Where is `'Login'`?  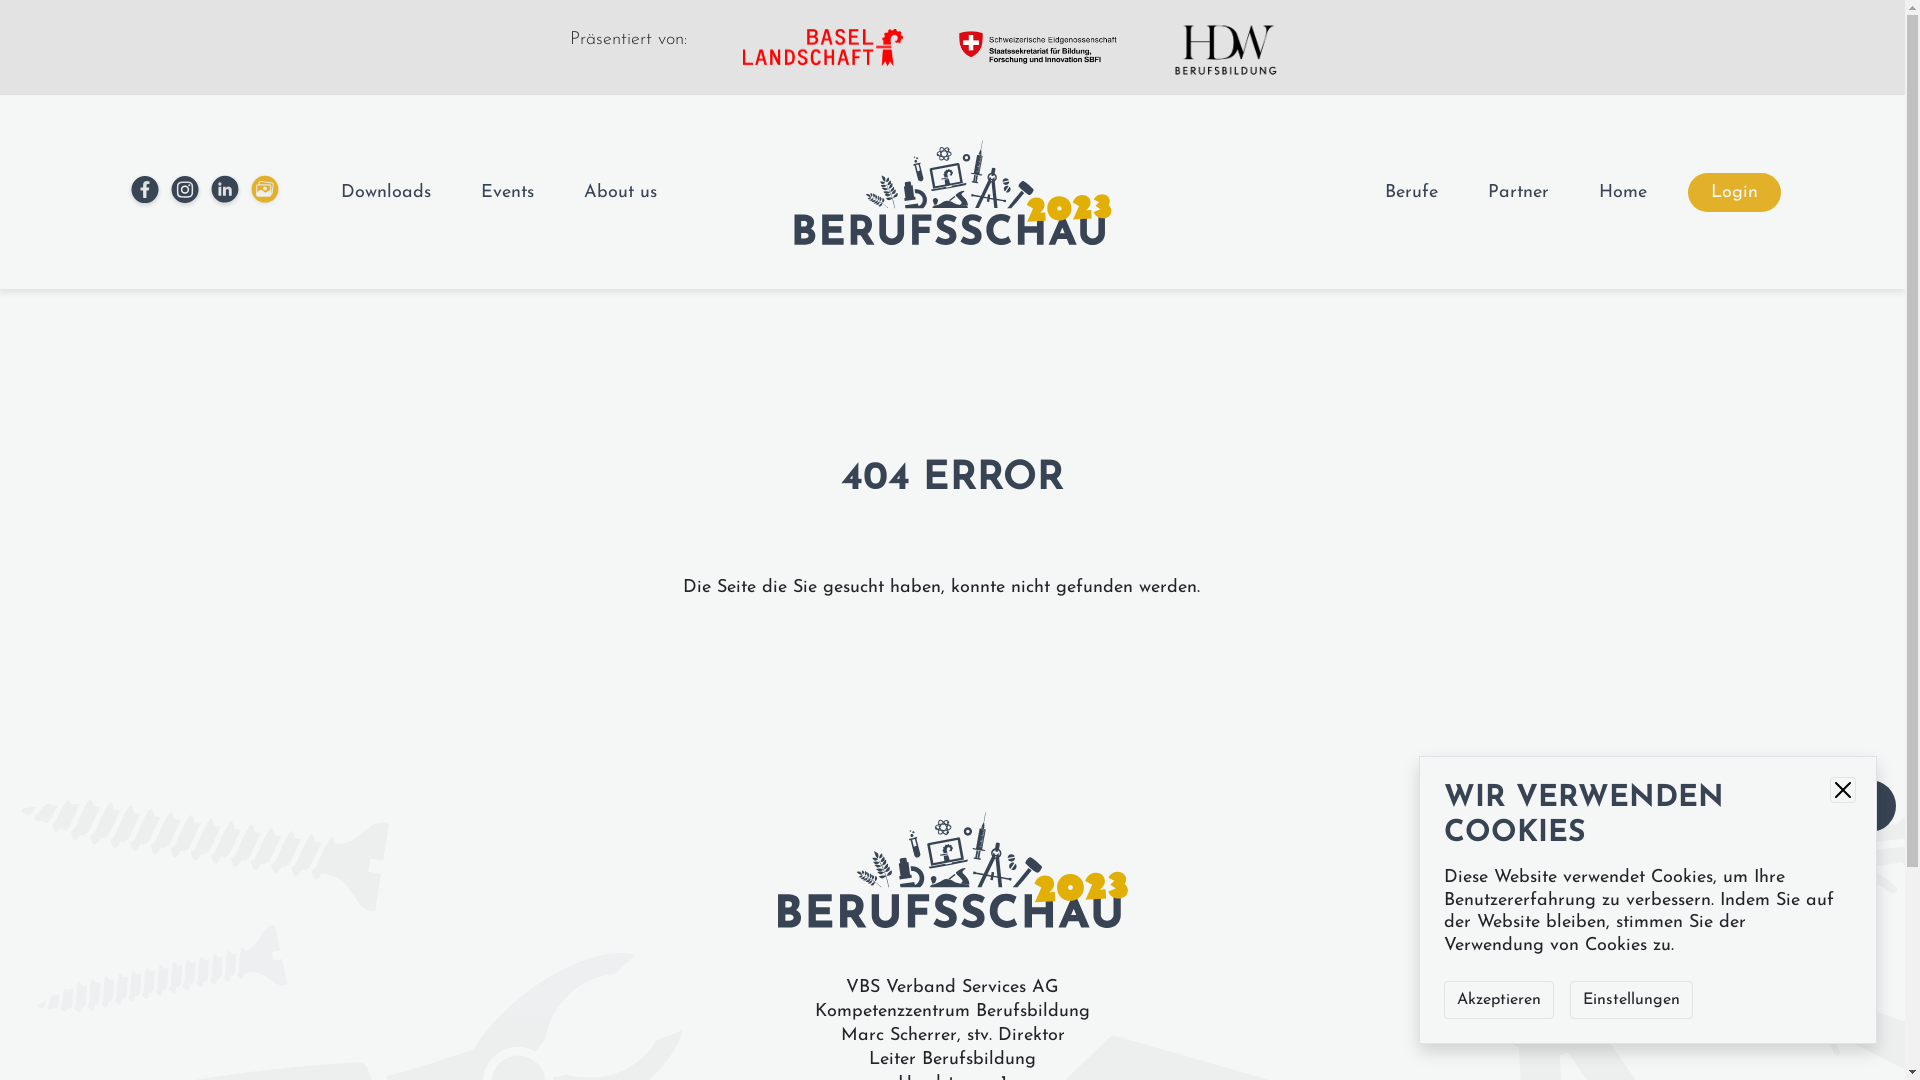 'Login' is located at coordinates (1733, 191).